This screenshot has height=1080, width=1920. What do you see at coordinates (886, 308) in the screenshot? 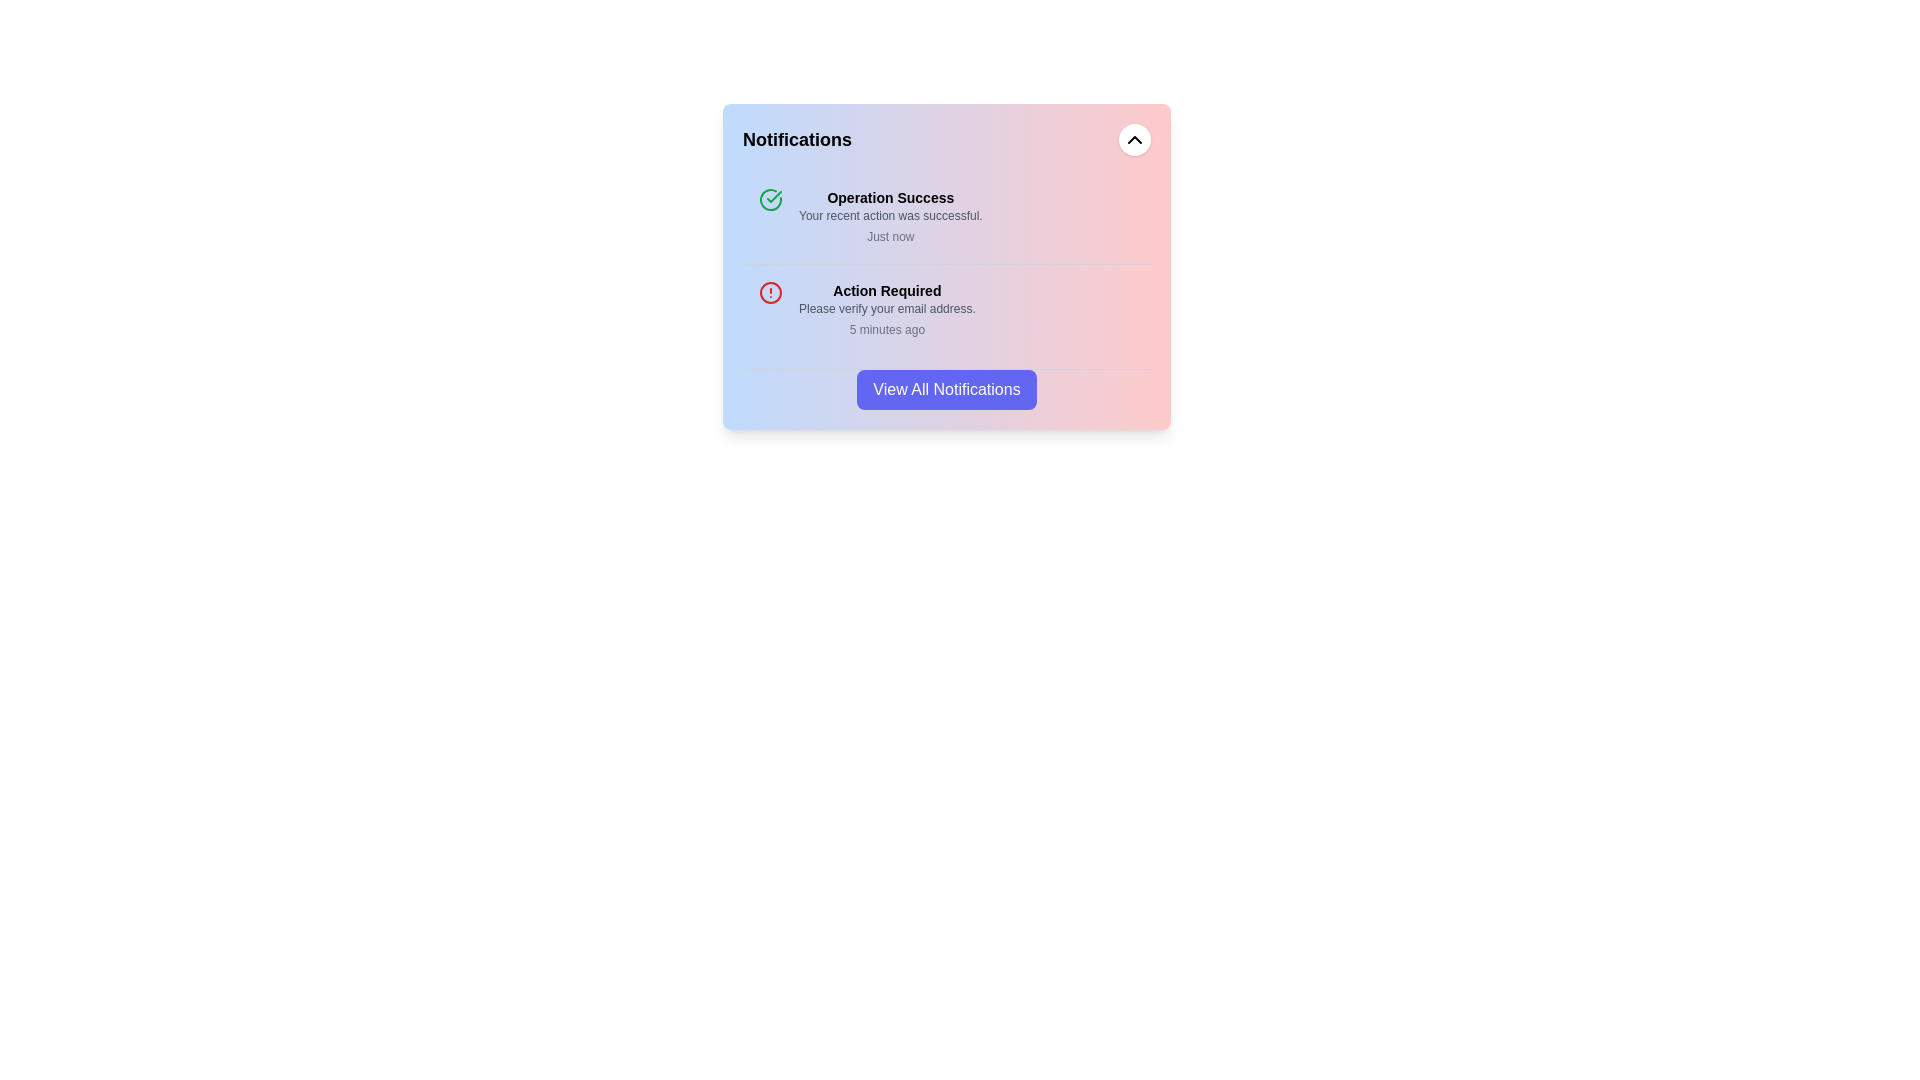
I see `explanatory text located below the 'Action Required' label within the notification card` at bounding box center [886, 308].